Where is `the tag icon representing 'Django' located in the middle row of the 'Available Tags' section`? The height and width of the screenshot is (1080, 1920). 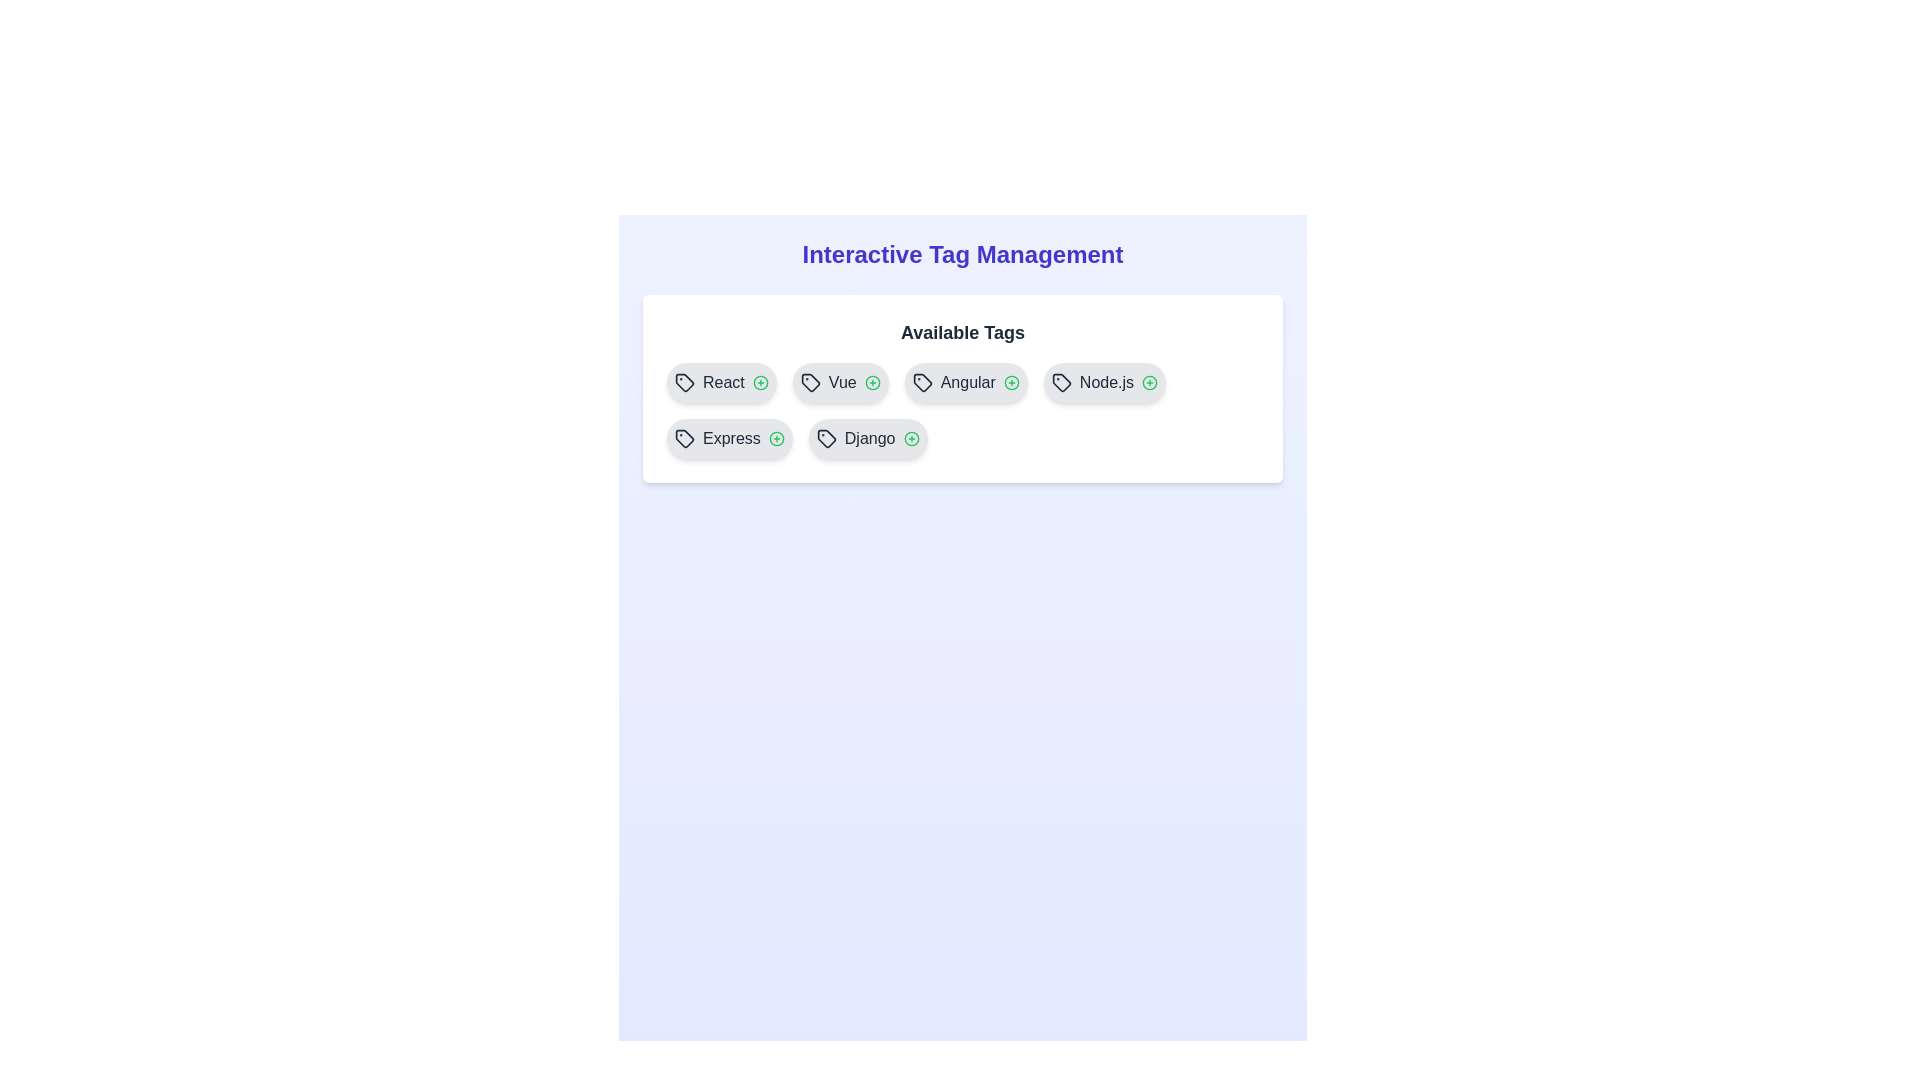
the tag icon representing 'Django' located in the middle row of the 'Available Tags' section is located at coordinates (826, 438).